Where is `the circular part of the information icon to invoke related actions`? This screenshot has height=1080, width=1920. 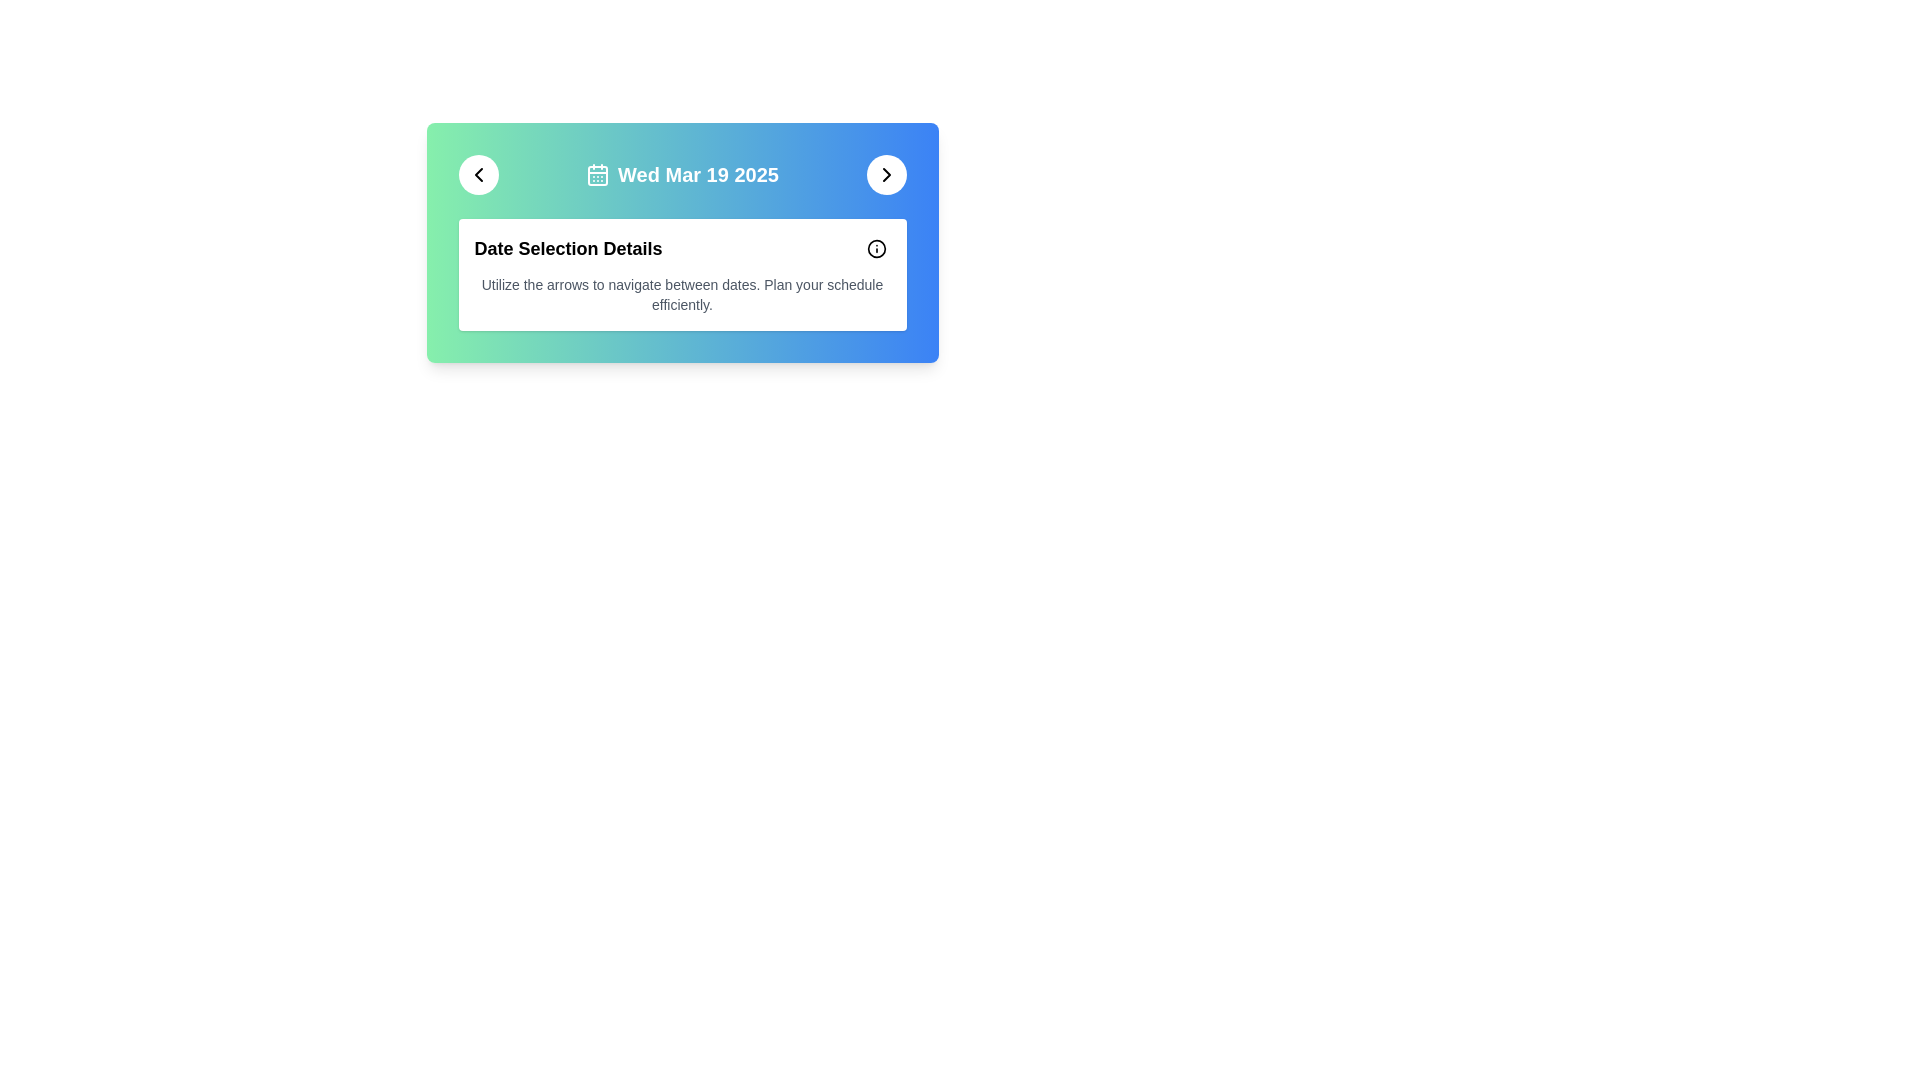
the circular part of the information icon to invoke related actions is located at coordinates (876, 248).